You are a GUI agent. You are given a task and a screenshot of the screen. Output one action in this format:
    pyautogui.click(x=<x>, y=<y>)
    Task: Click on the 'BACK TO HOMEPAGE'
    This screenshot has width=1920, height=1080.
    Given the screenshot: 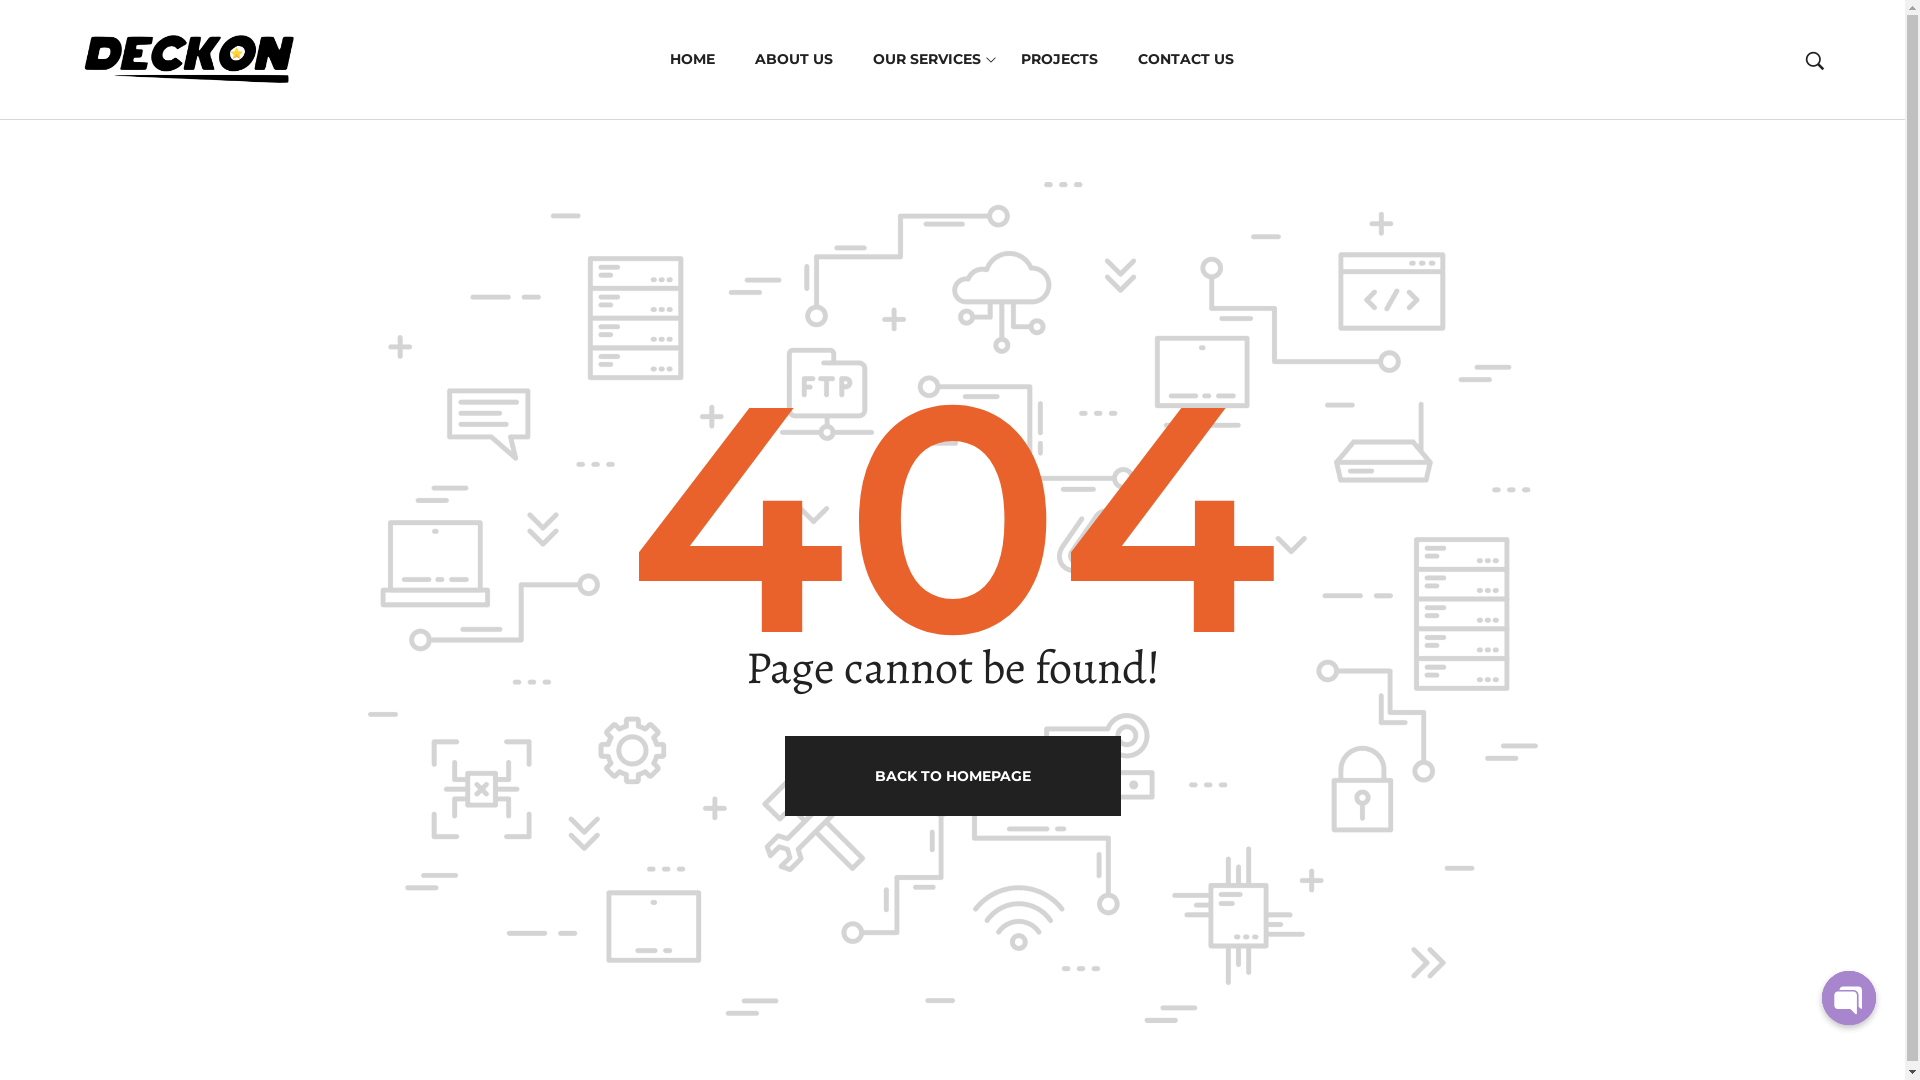 What is the action you would take?
    pyautogui.click(x=950, y=774)
    